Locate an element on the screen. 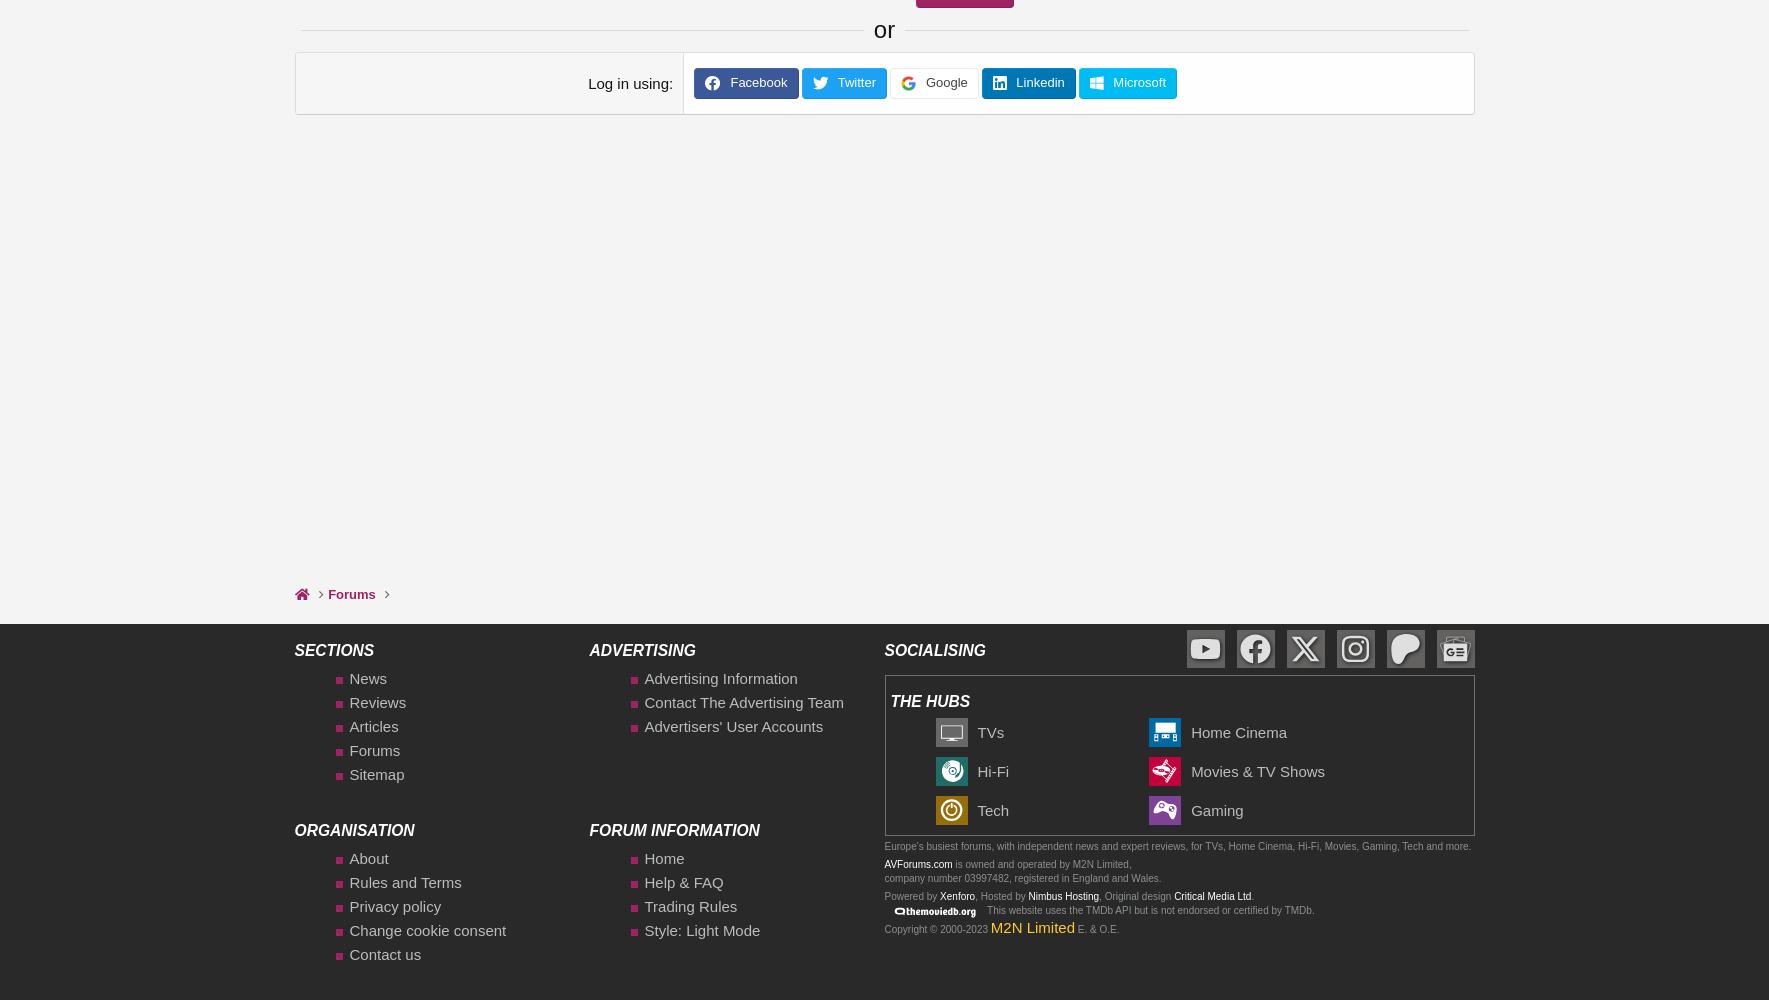 The height and width of the screenshot is (1000, 1769). 'Facebook' is located at coordinates (755, 81).